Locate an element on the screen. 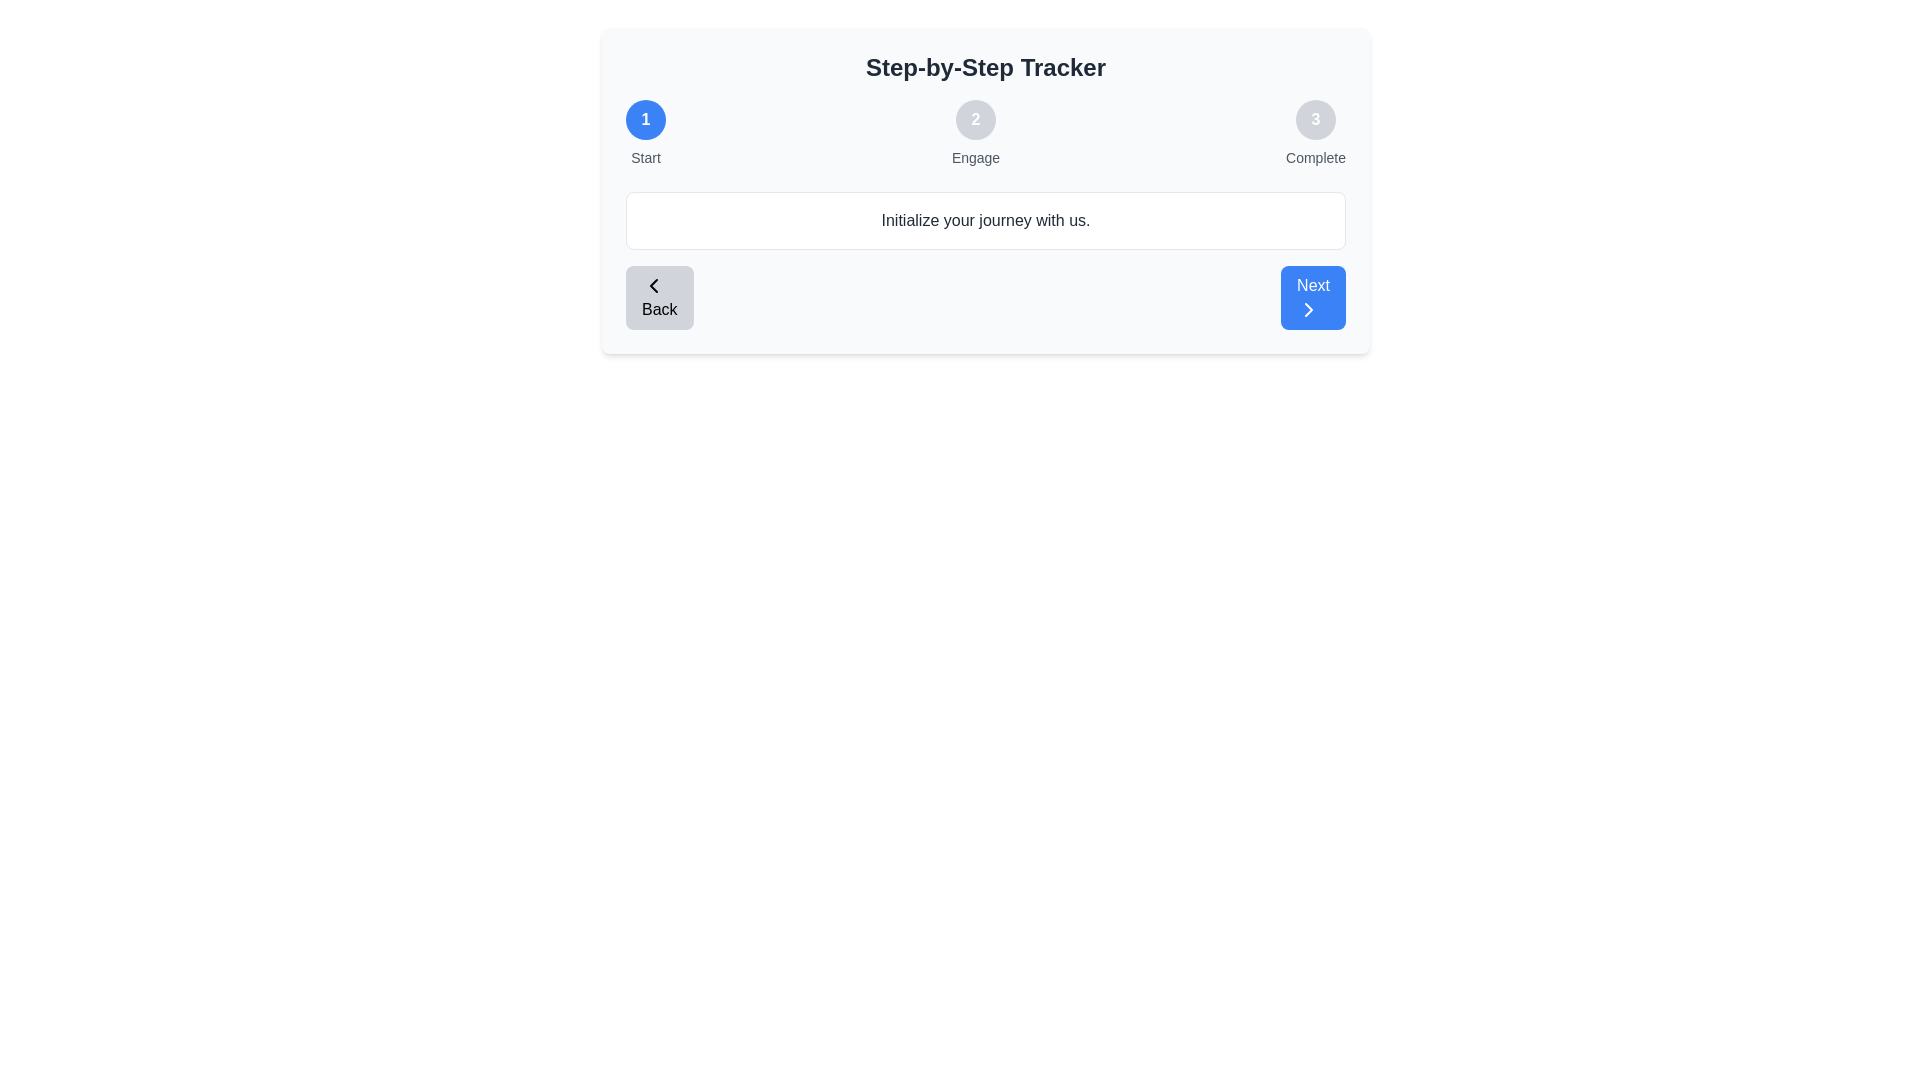  the text label representing the first step in the multi-step tracker, located directly below the blue circular number '1' is located at coordinates (646, 157).